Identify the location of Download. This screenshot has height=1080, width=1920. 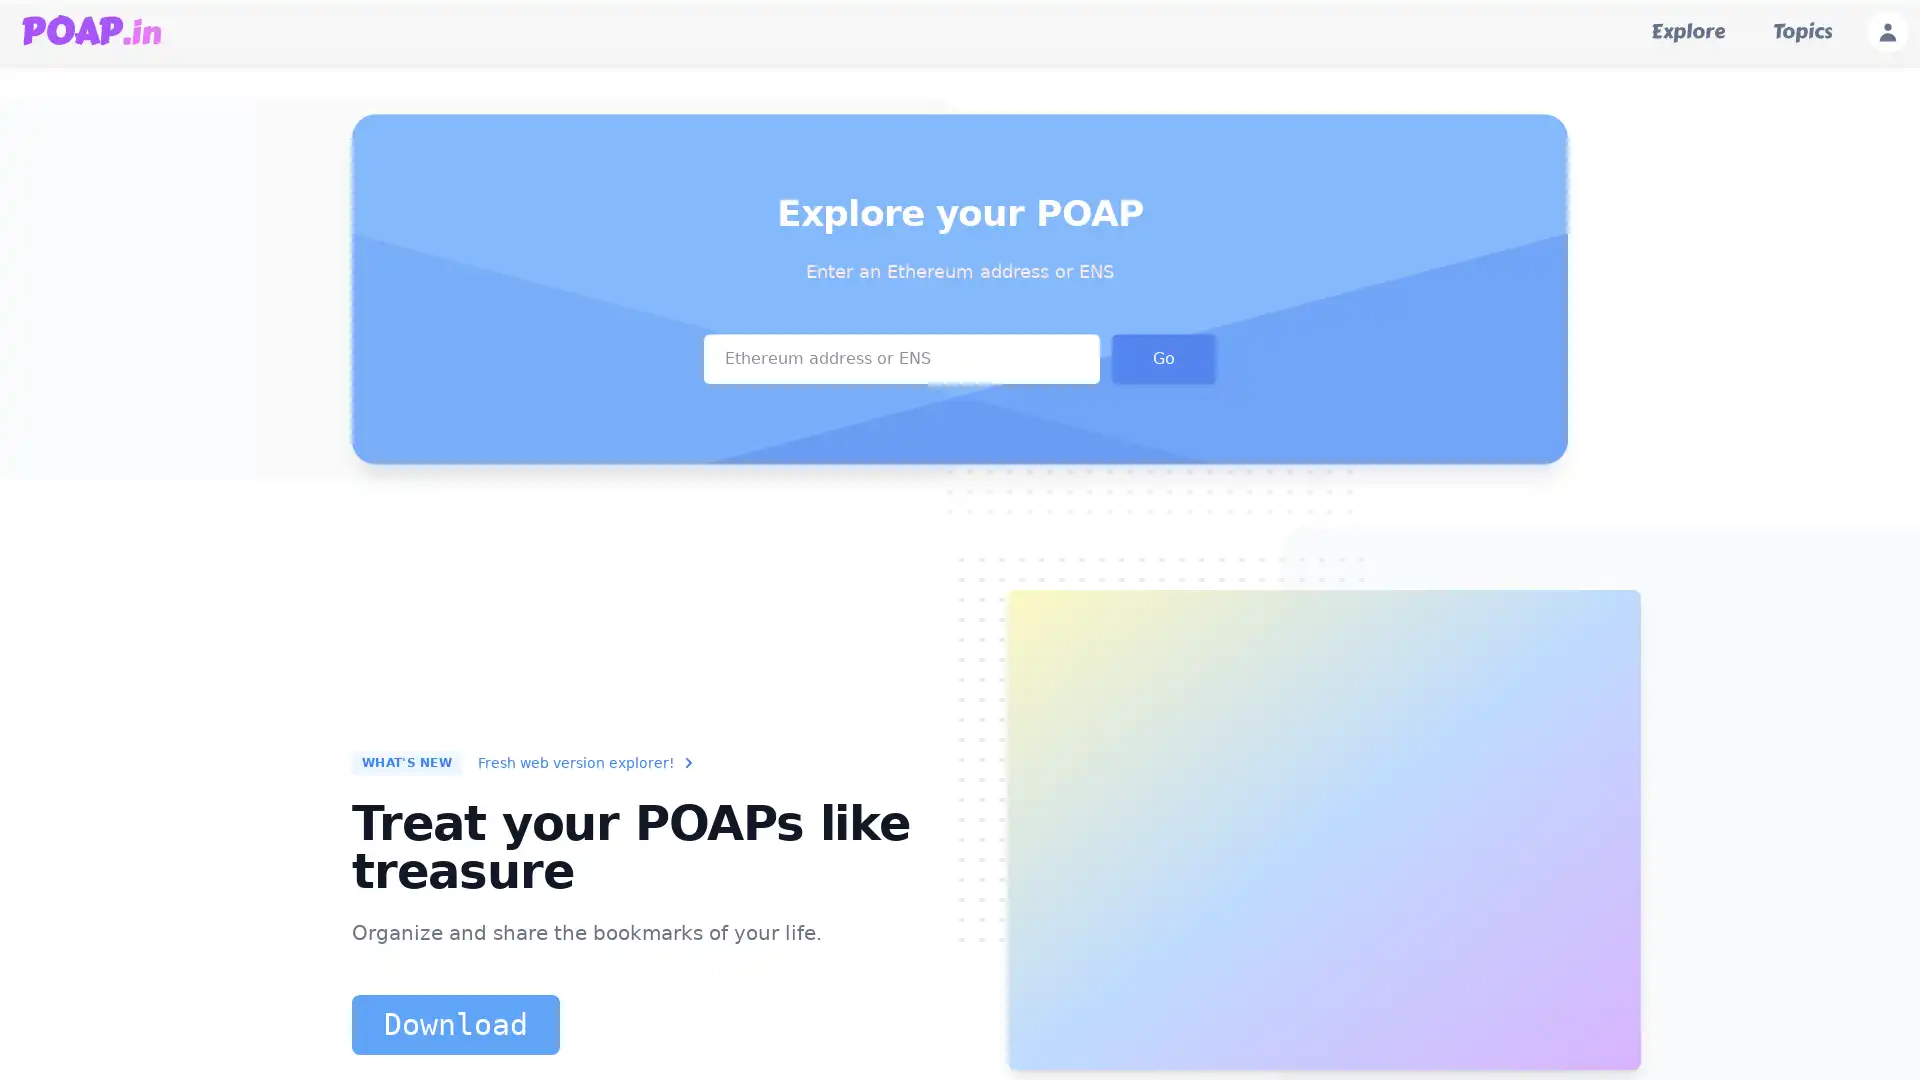
(455, 1025).